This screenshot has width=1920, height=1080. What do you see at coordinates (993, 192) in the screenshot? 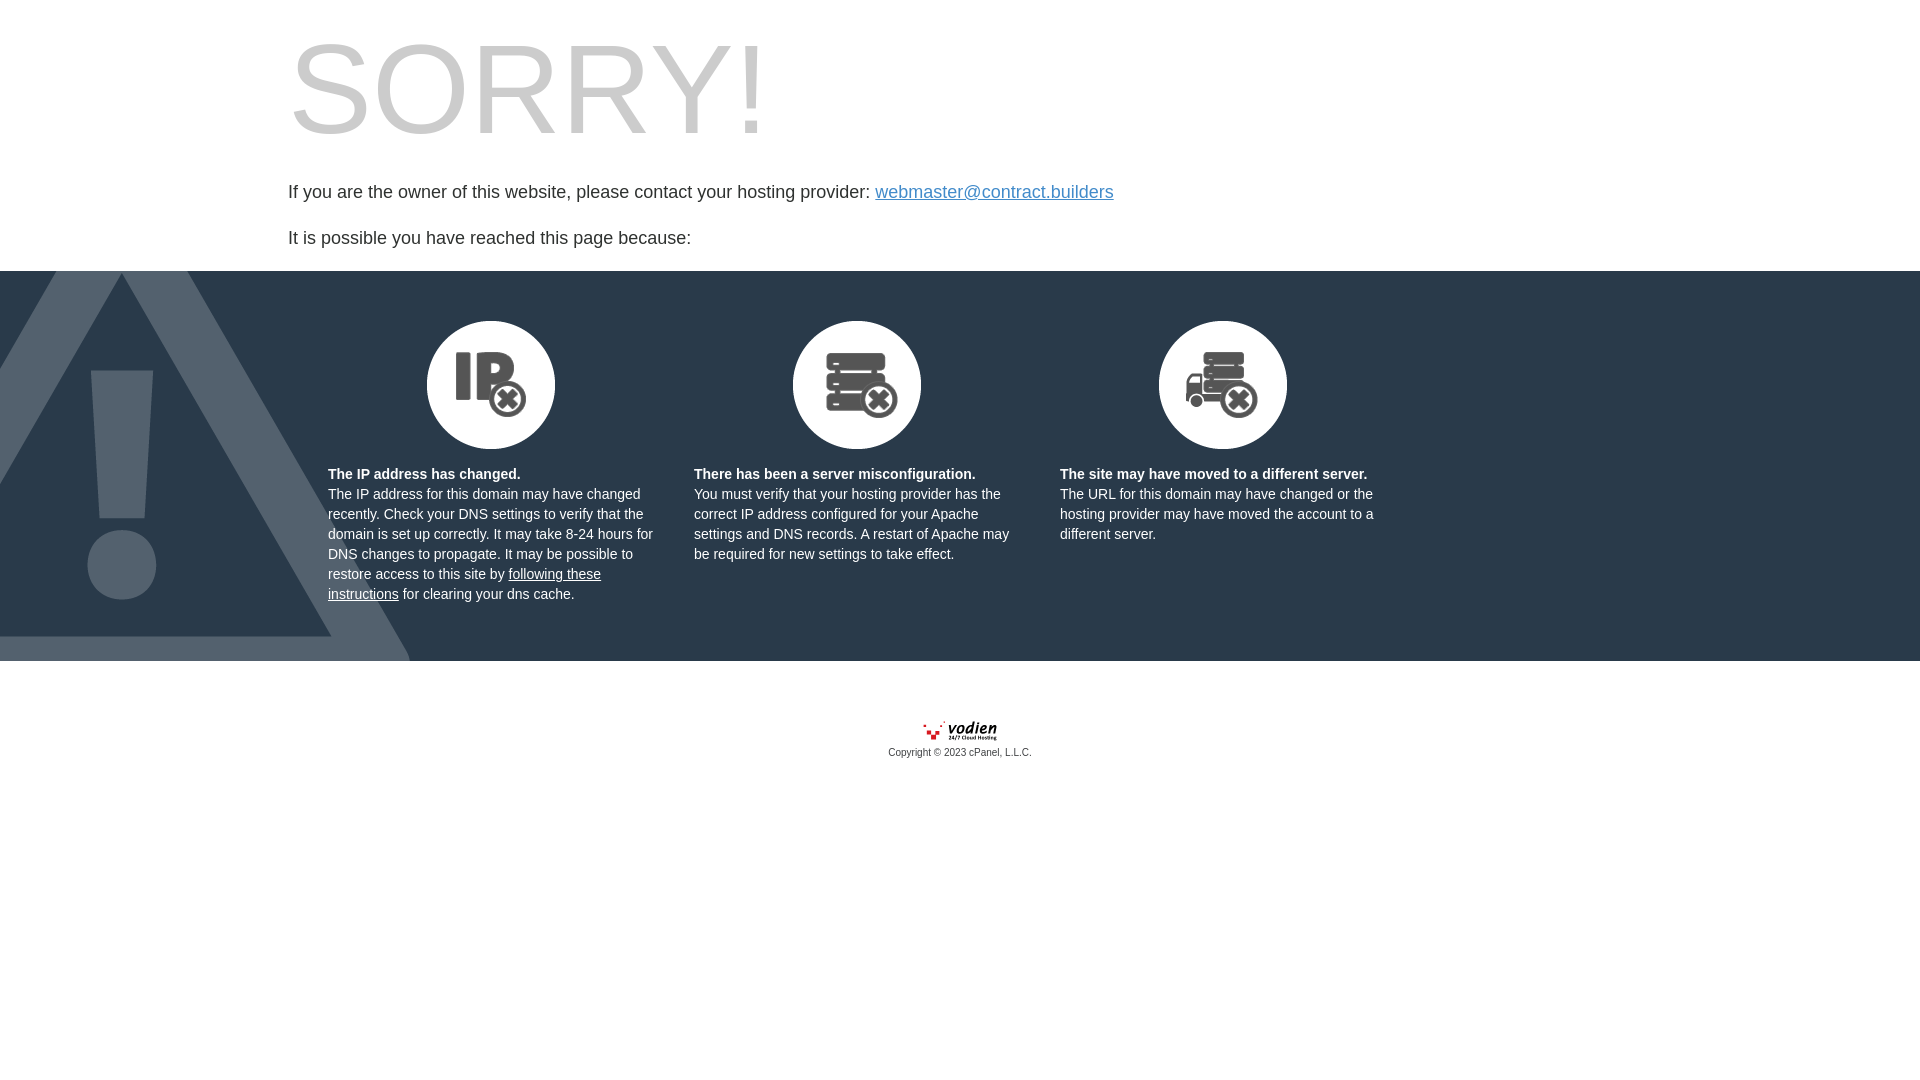
I see `'webmaster@contract.builders'` at bounding box center [993, 192].